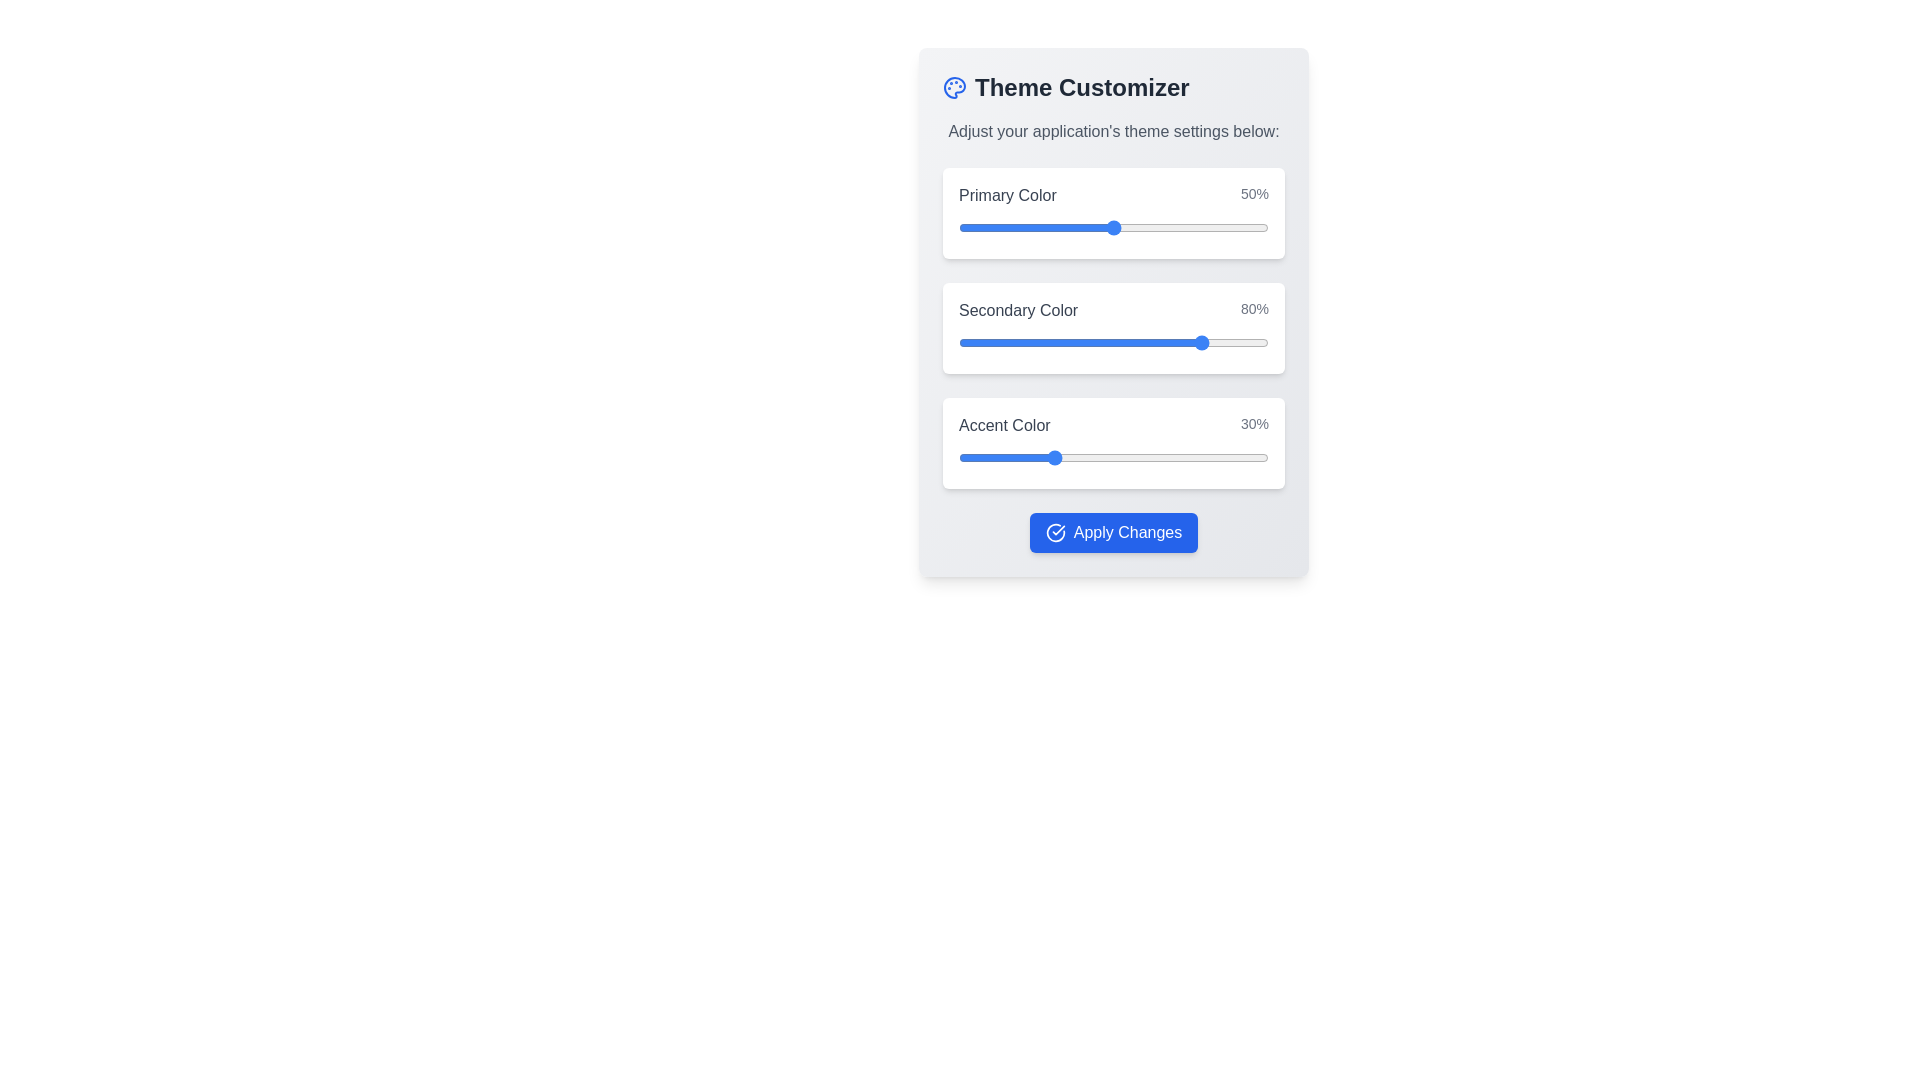  What do you see at coordinates (1202, 342) in the screenshot?
I see `the secondary color value` at bounding box center [1202, 342].